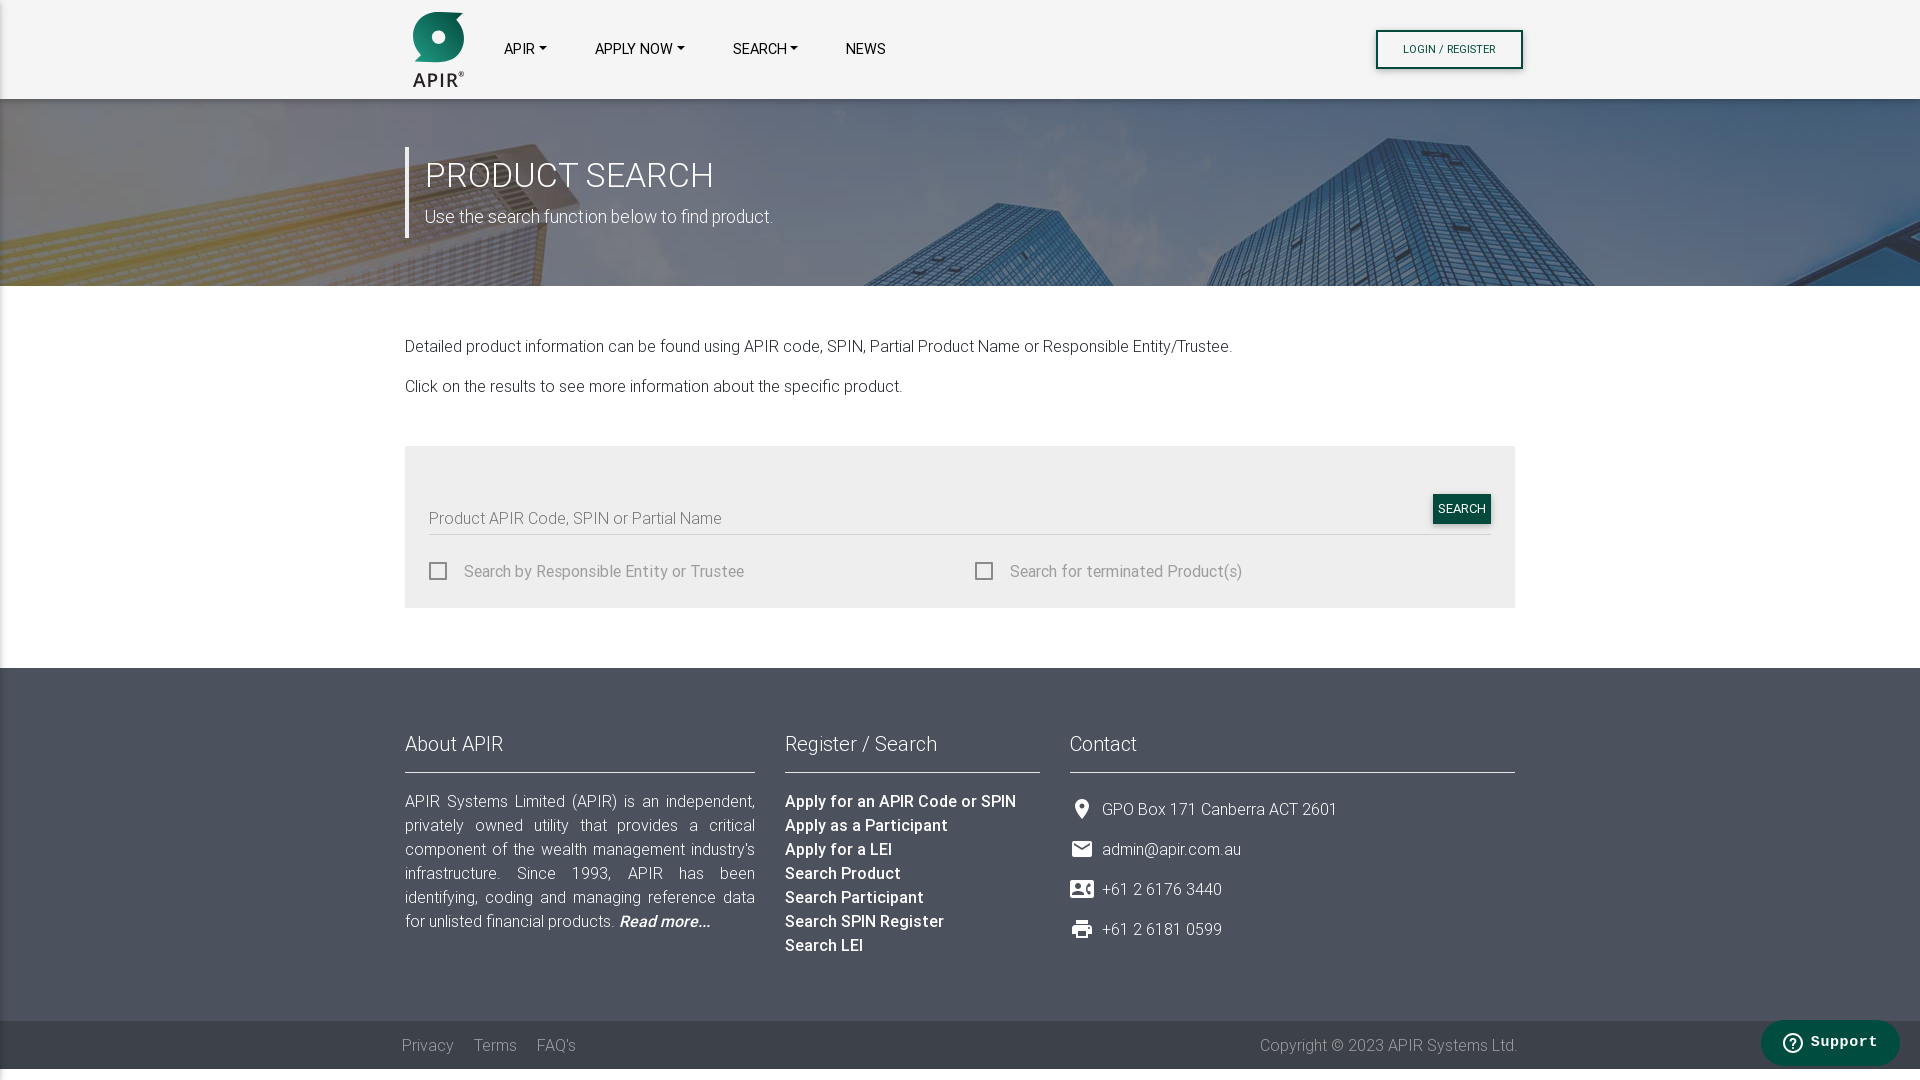  I want to click on 'Read more...', so click(664, 921).